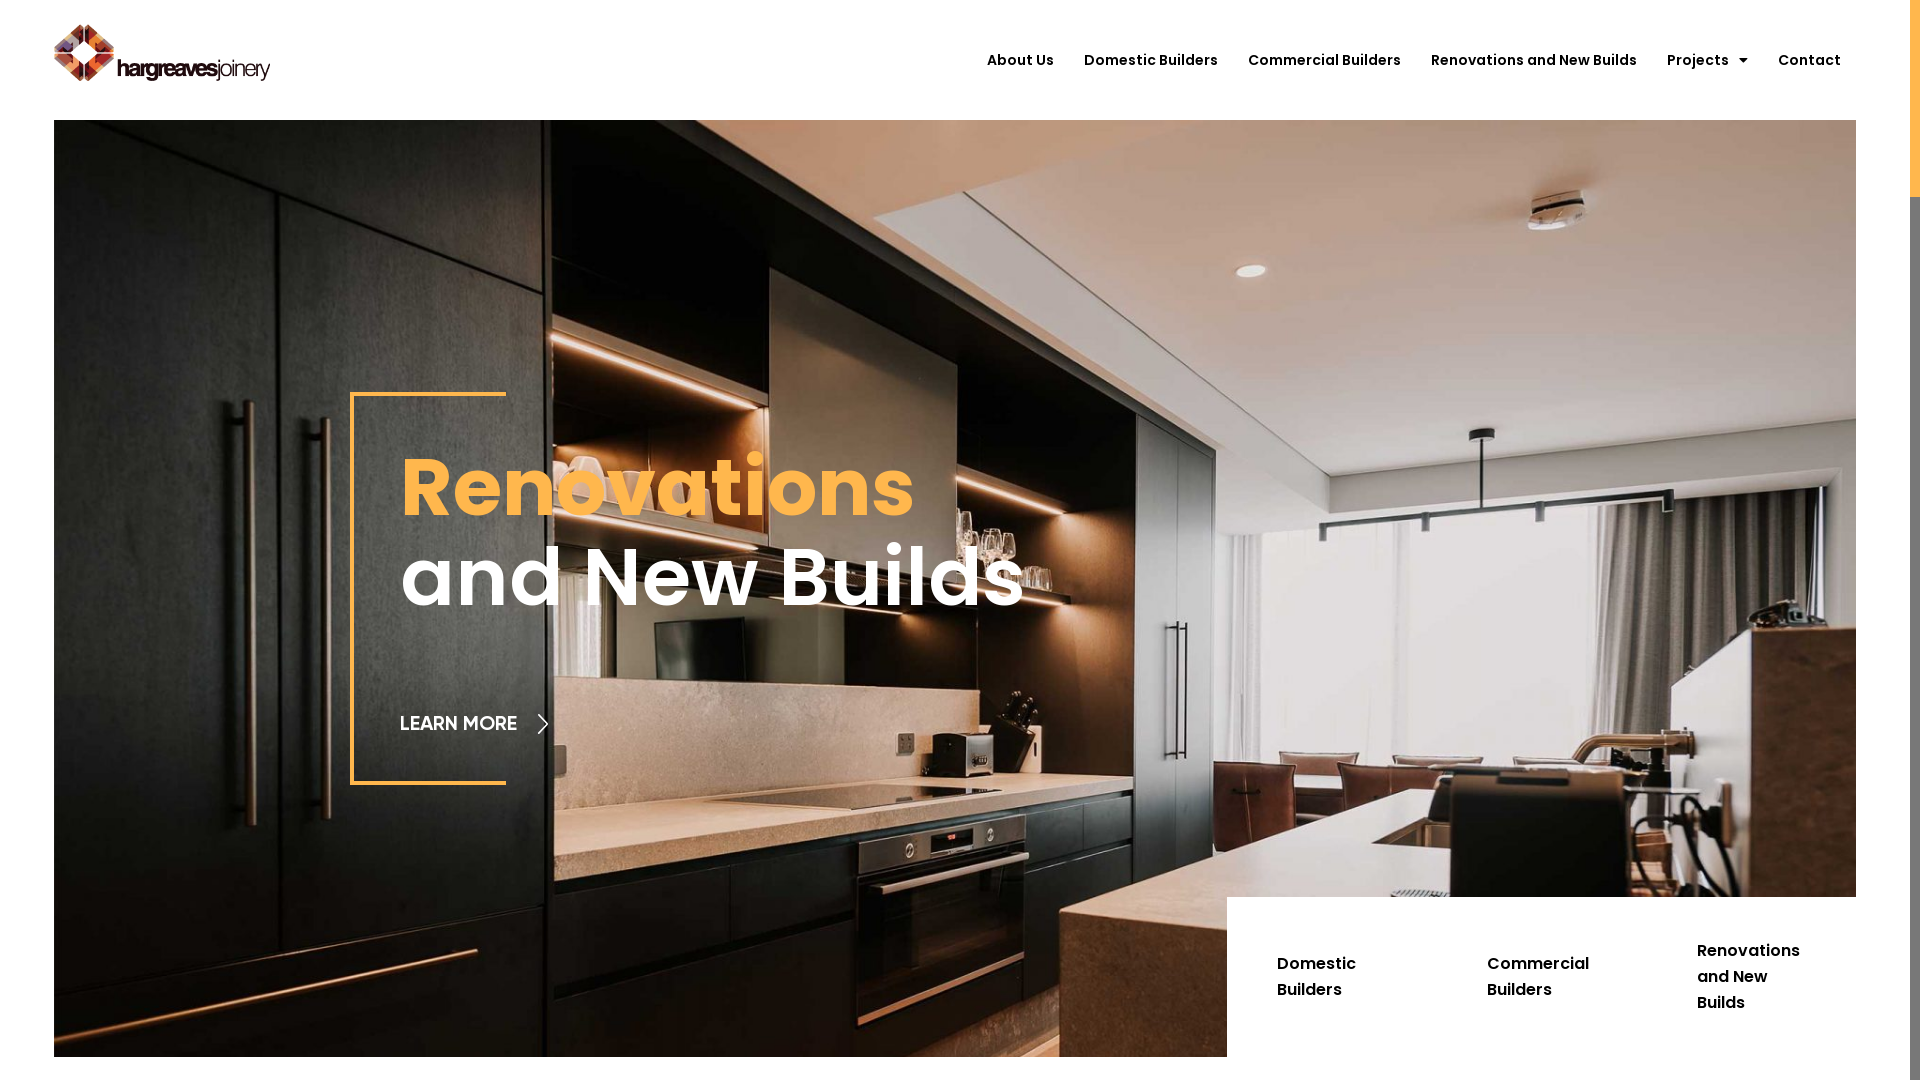  I want to click on 'Projects', so click(1651, 59).